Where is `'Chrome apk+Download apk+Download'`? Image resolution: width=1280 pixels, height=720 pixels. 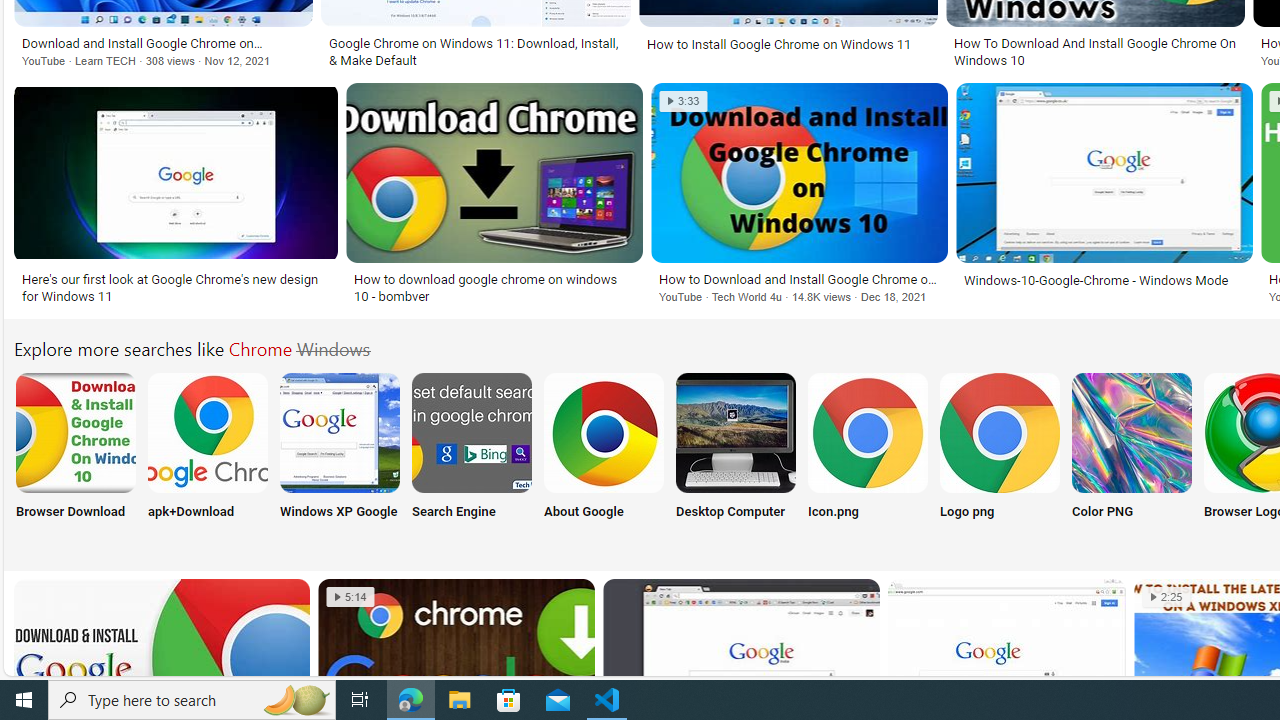 'Chrome apk+Download apk+Download' is located at coordinates (208, 458).